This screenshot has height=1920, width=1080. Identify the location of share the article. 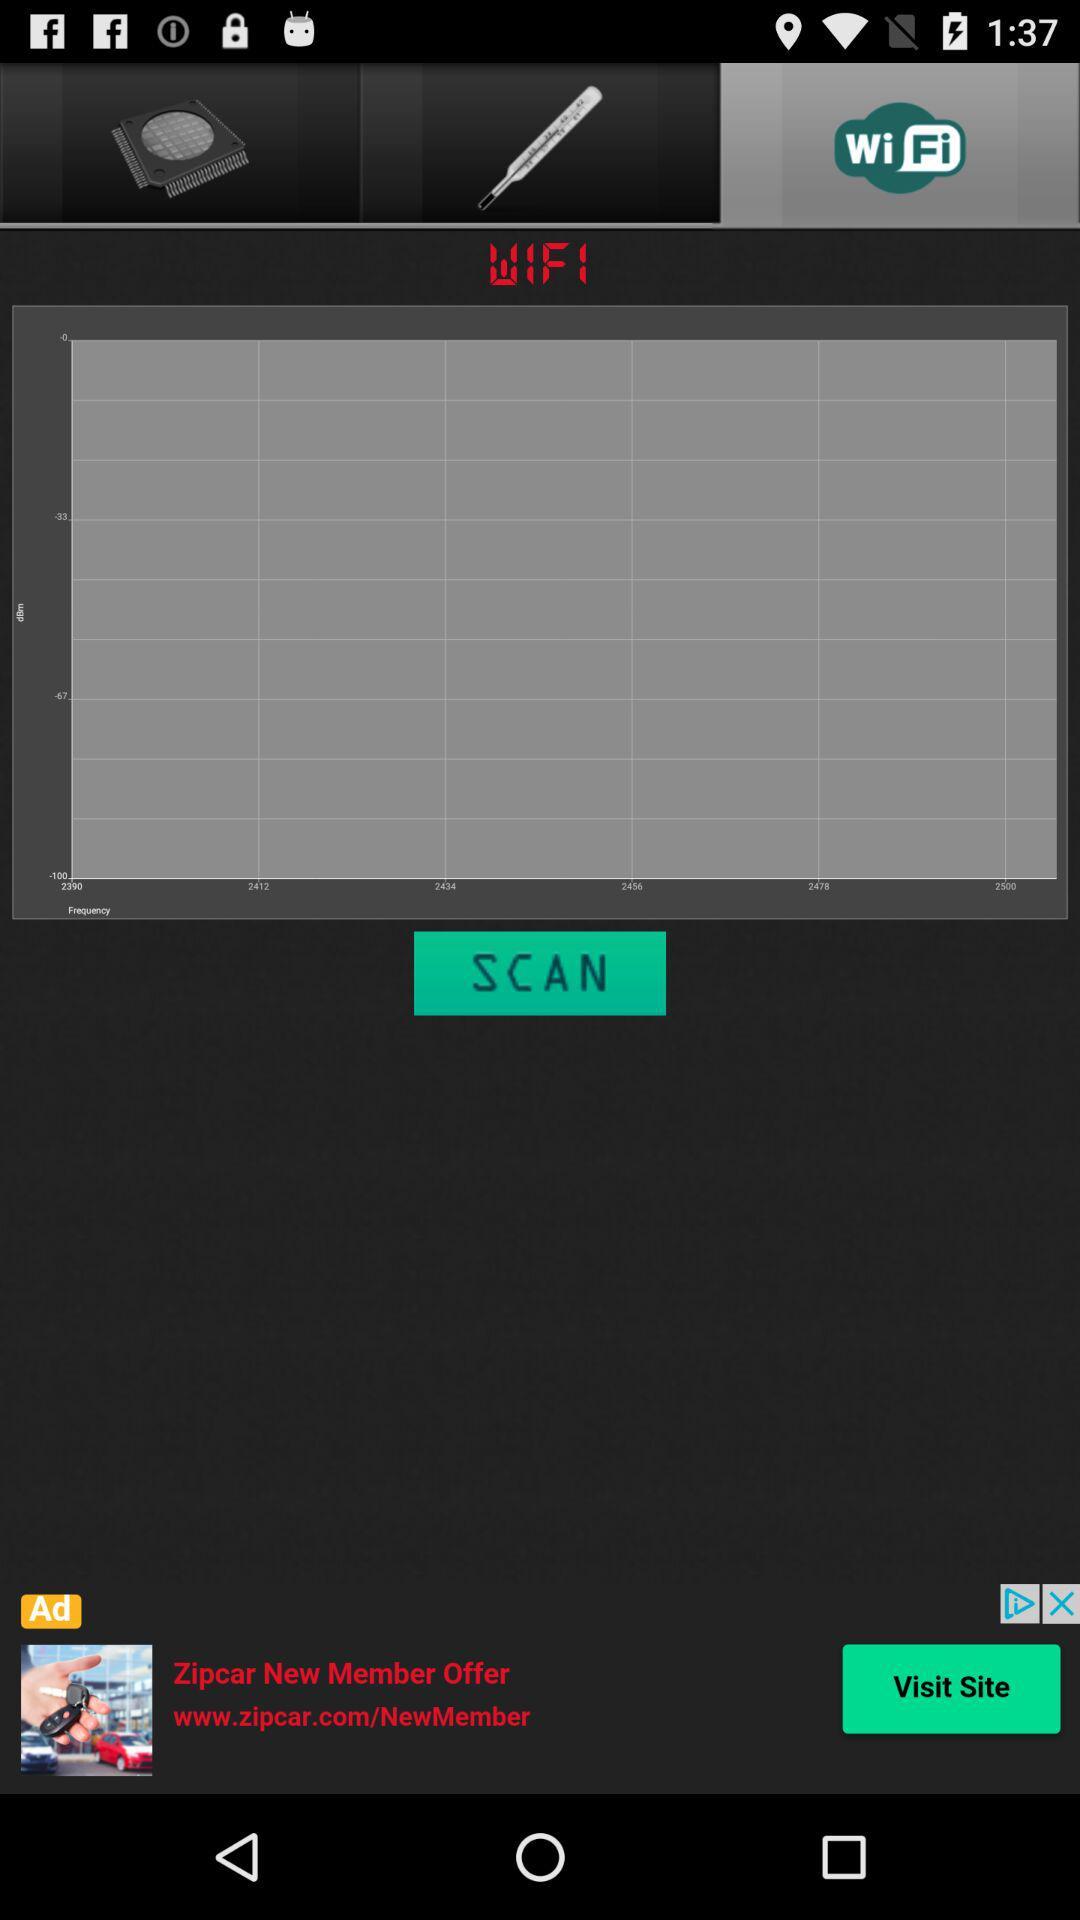
(540, 1688).